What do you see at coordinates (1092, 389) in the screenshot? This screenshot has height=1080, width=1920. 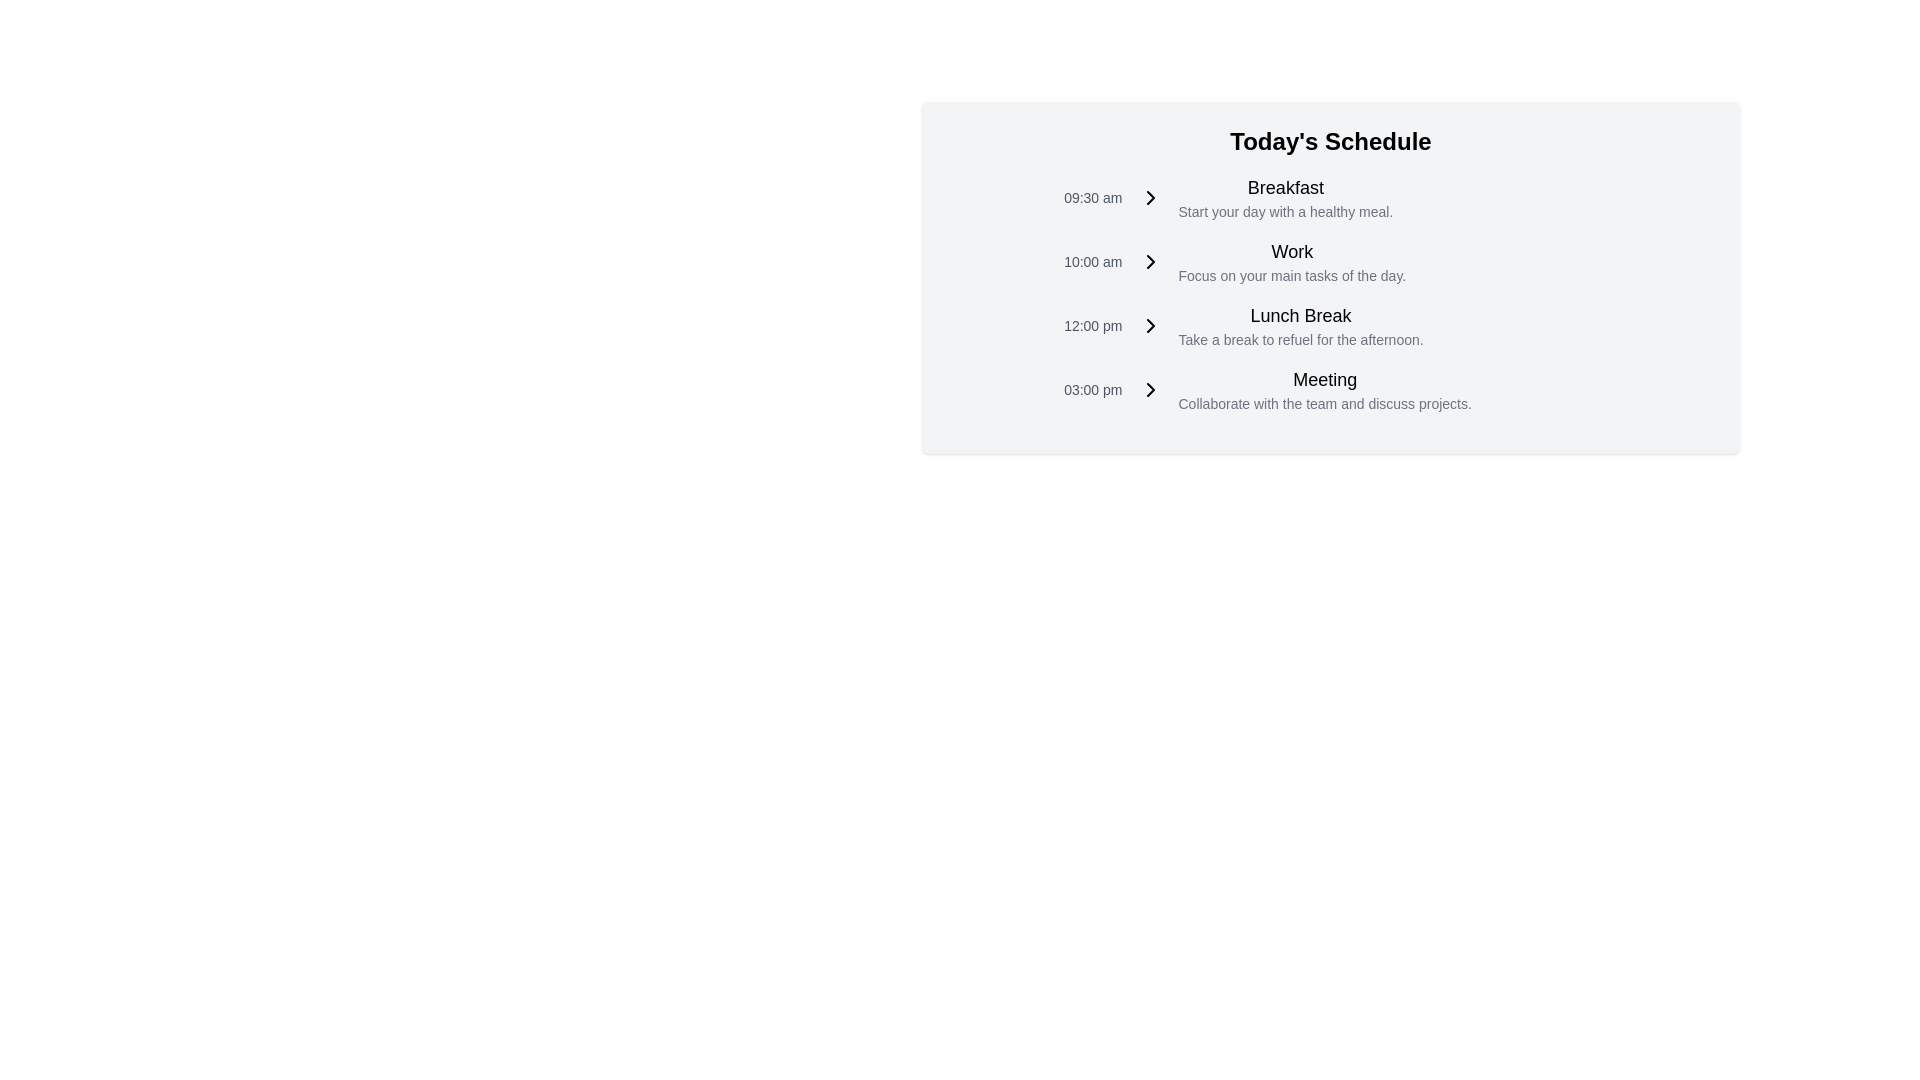 I see `the timestamp text that indicates the time associated with the 'Meeting' activity in the schedule, which is located beneath the '12:00 pm' timestamp and adjacent to the 'Meeting' label` at bounding box center [1092, 389].